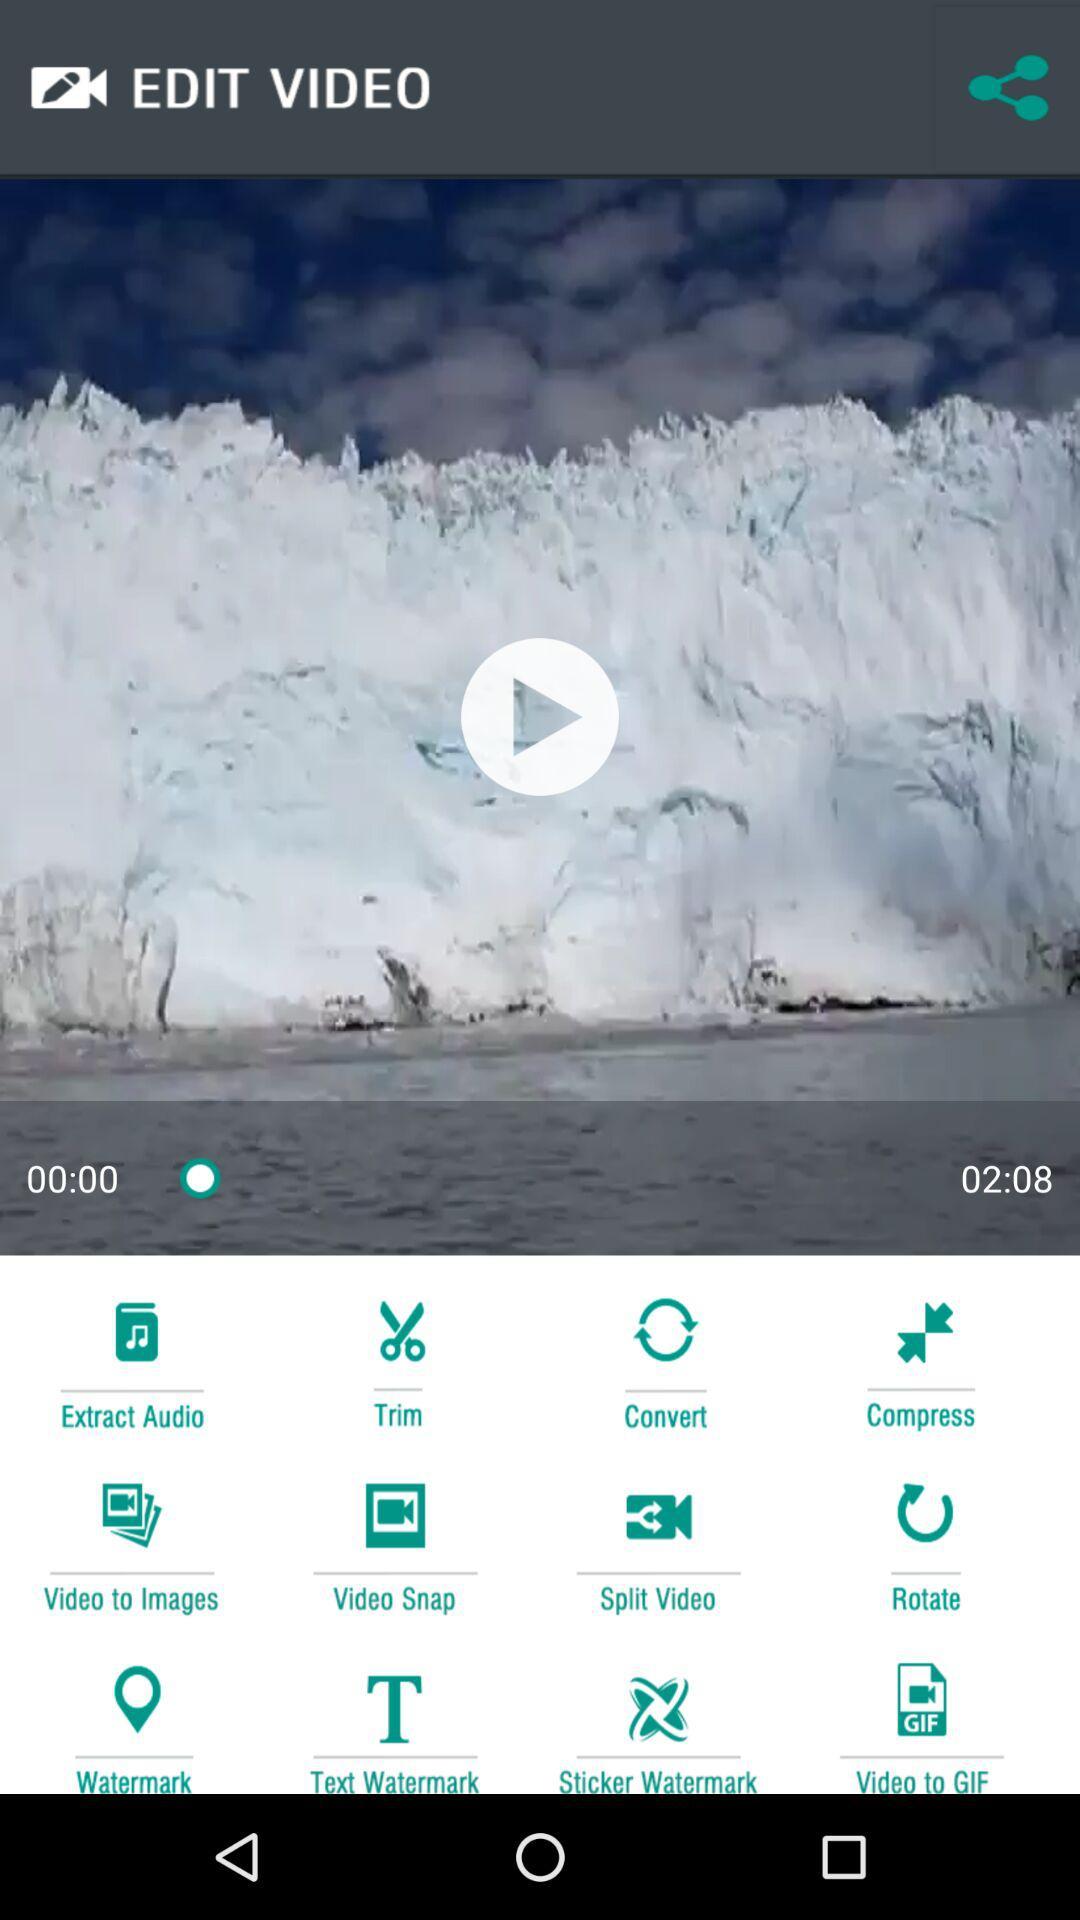 This screenshot has height=1920, width=1080. Describe the element at coordinates (394, 1717) in the screenshot. I see `text selection` at that location.